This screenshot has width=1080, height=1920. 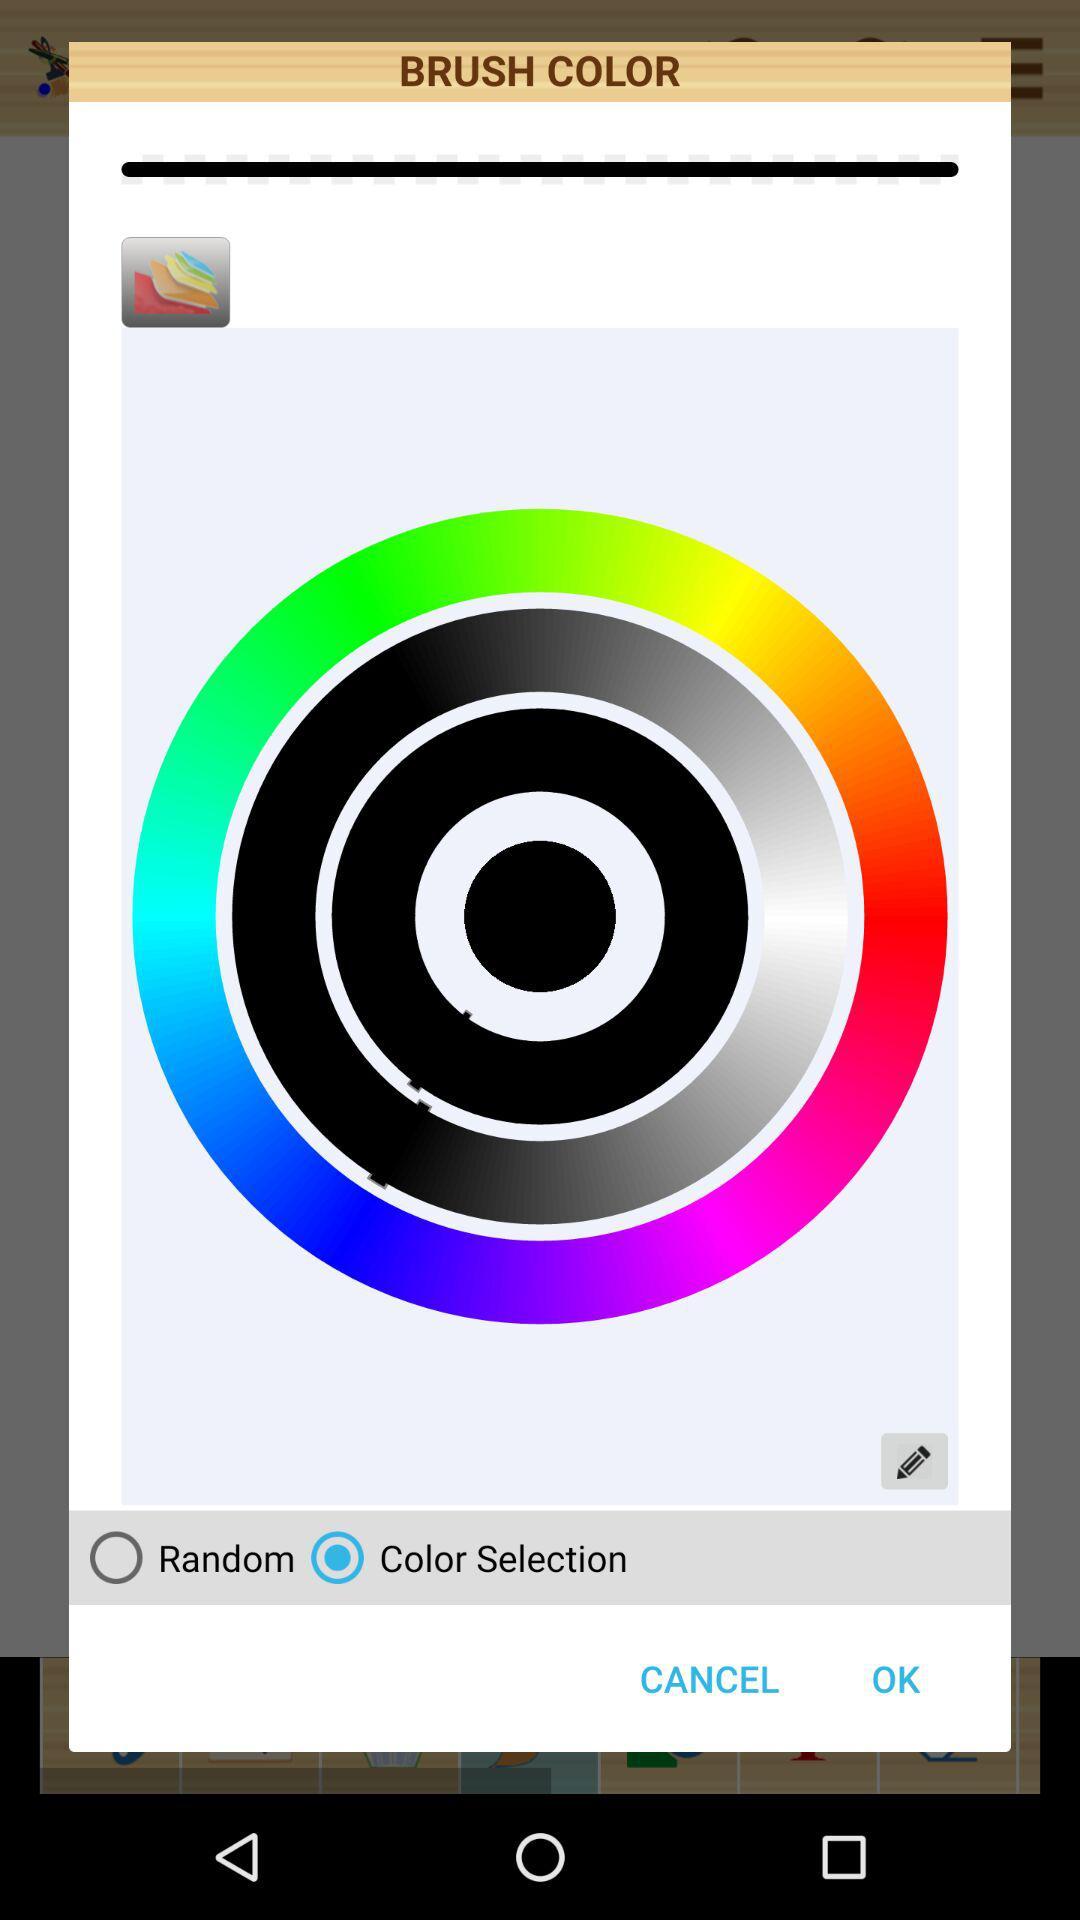 I want to click on button above the cancel, so click(x=461, y=1556).